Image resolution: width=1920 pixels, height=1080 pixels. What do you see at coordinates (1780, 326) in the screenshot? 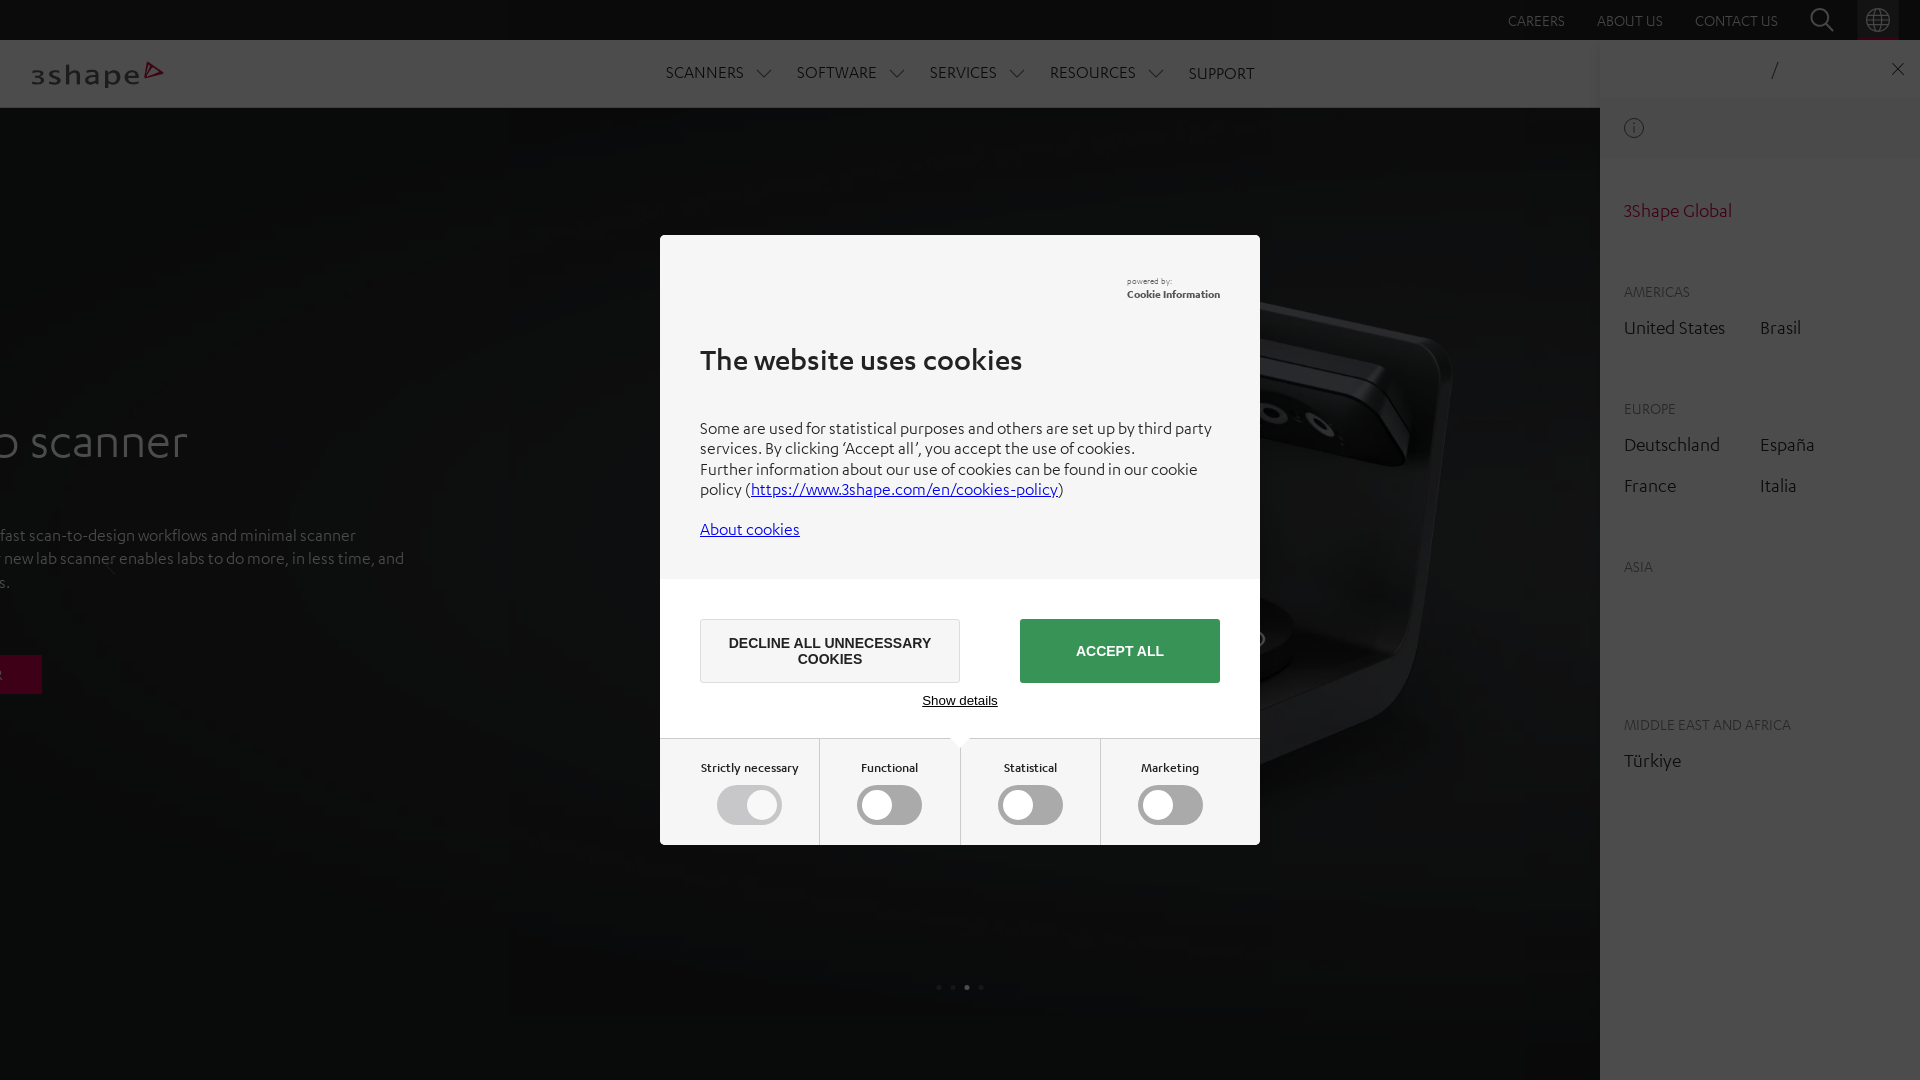
I see `'Brasil'` at bounding box center [1780, 326].